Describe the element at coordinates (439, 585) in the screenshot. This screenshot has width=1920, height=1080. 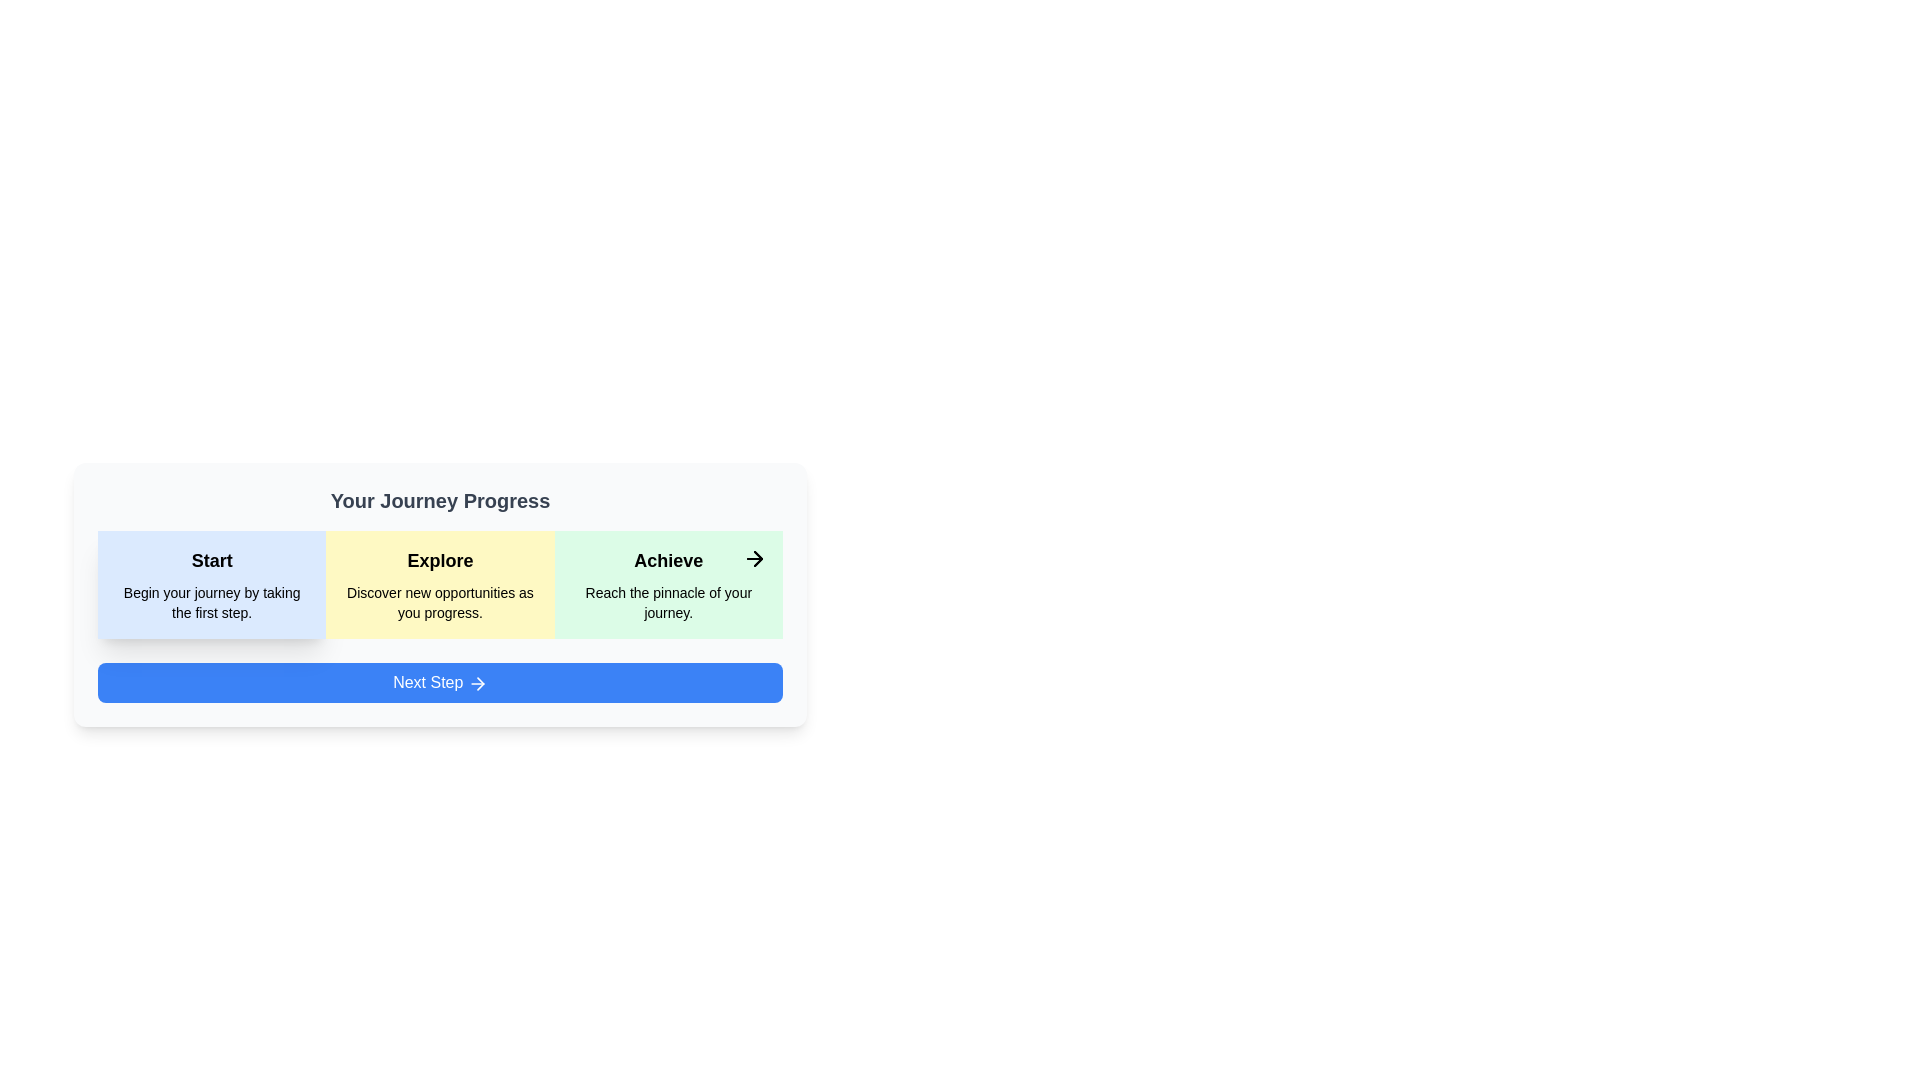
I see `displayed content on the Informational card, which is the second card in a horizontal trio between the 'Start' and 'Achieve' cards` at that location.